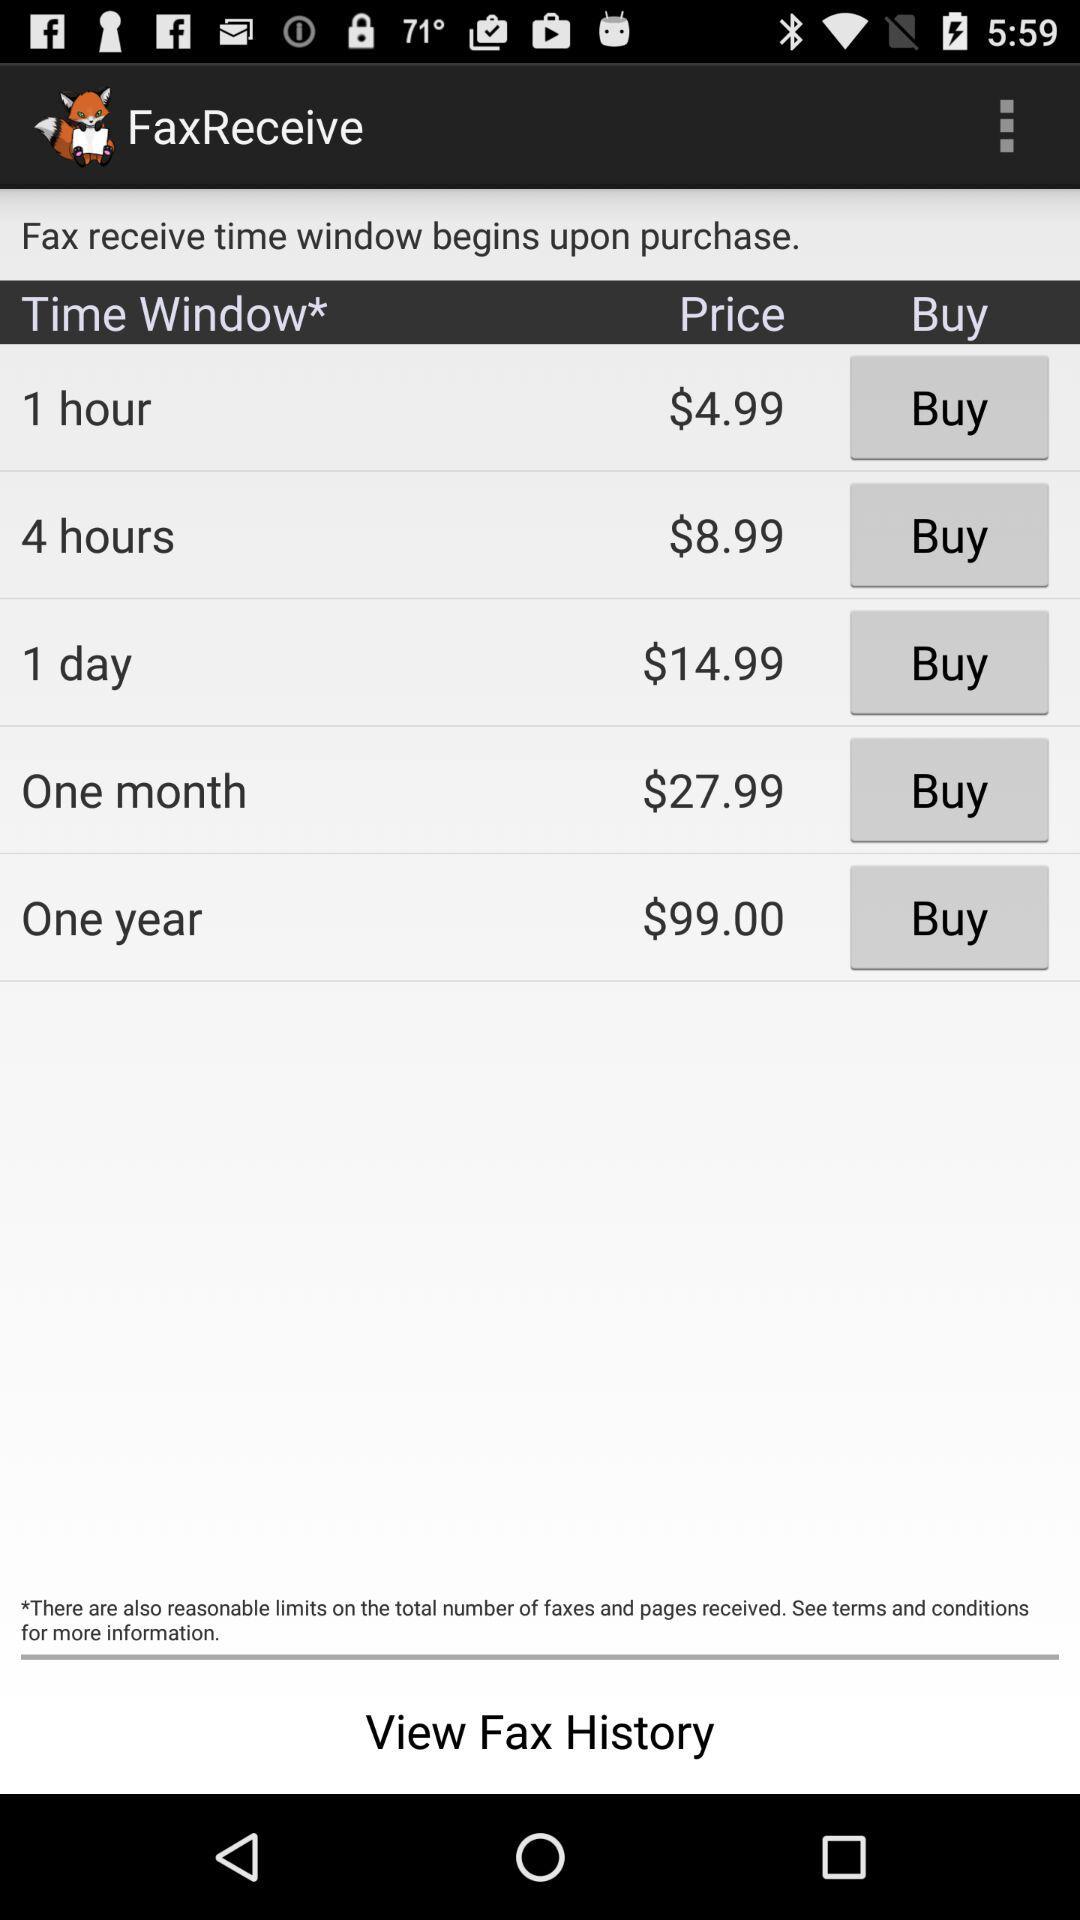 This screenshot has width=1080, height=1920. I want to click on icon above 4 hours, so click(265, 406).